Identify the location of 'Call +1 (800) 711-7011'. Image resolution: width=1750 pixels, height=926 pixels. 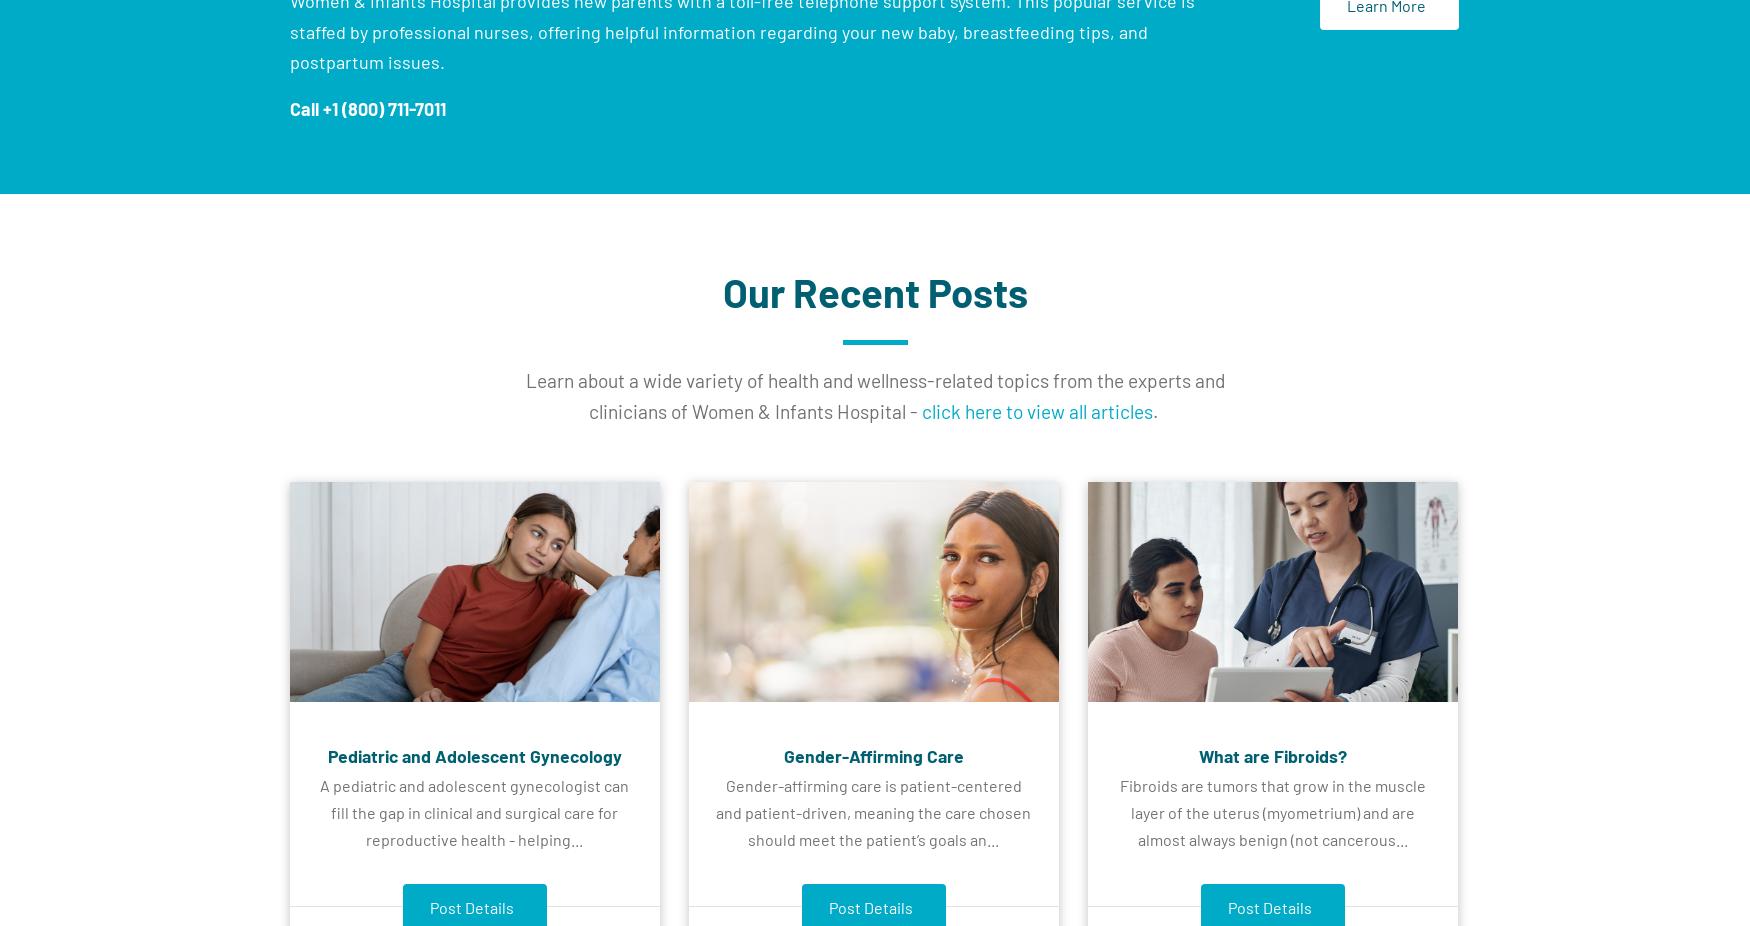
(368, 106).